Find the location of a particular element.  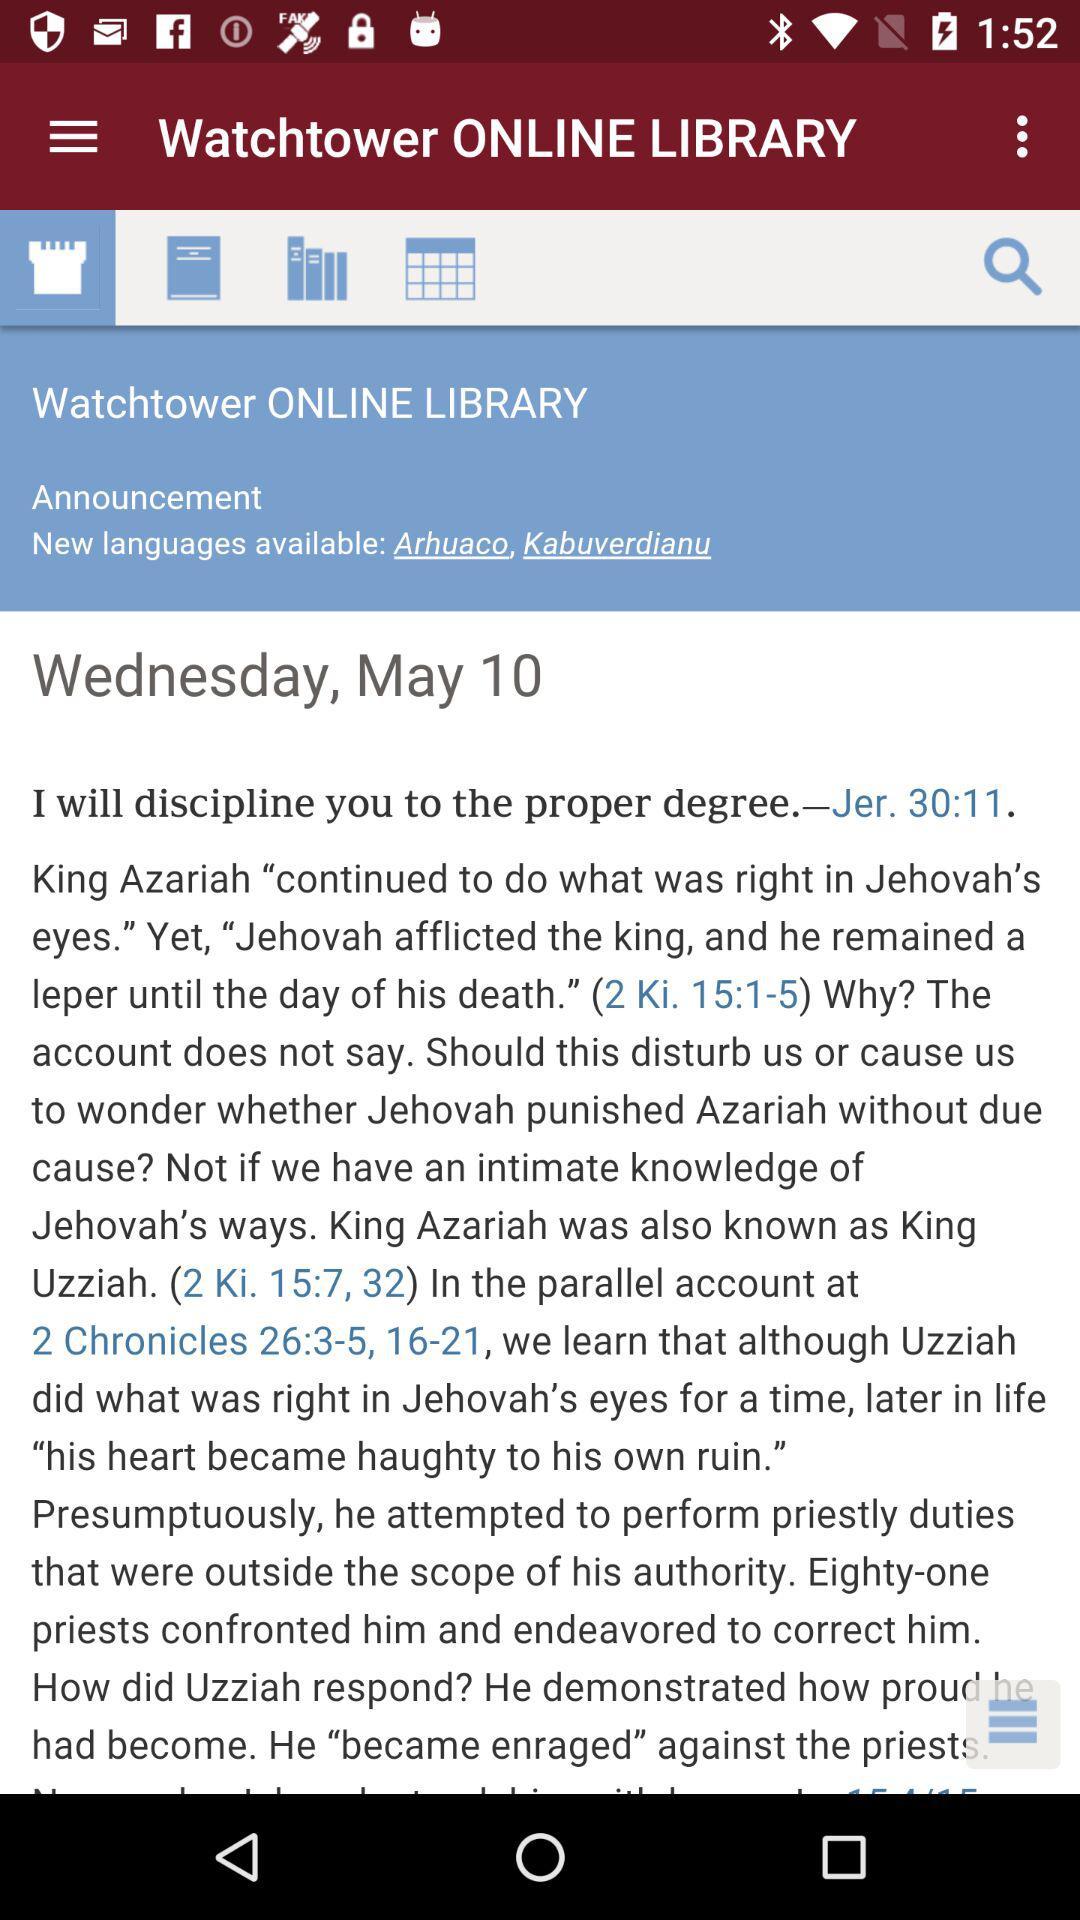

the article is located at coordinates (540, 1002).